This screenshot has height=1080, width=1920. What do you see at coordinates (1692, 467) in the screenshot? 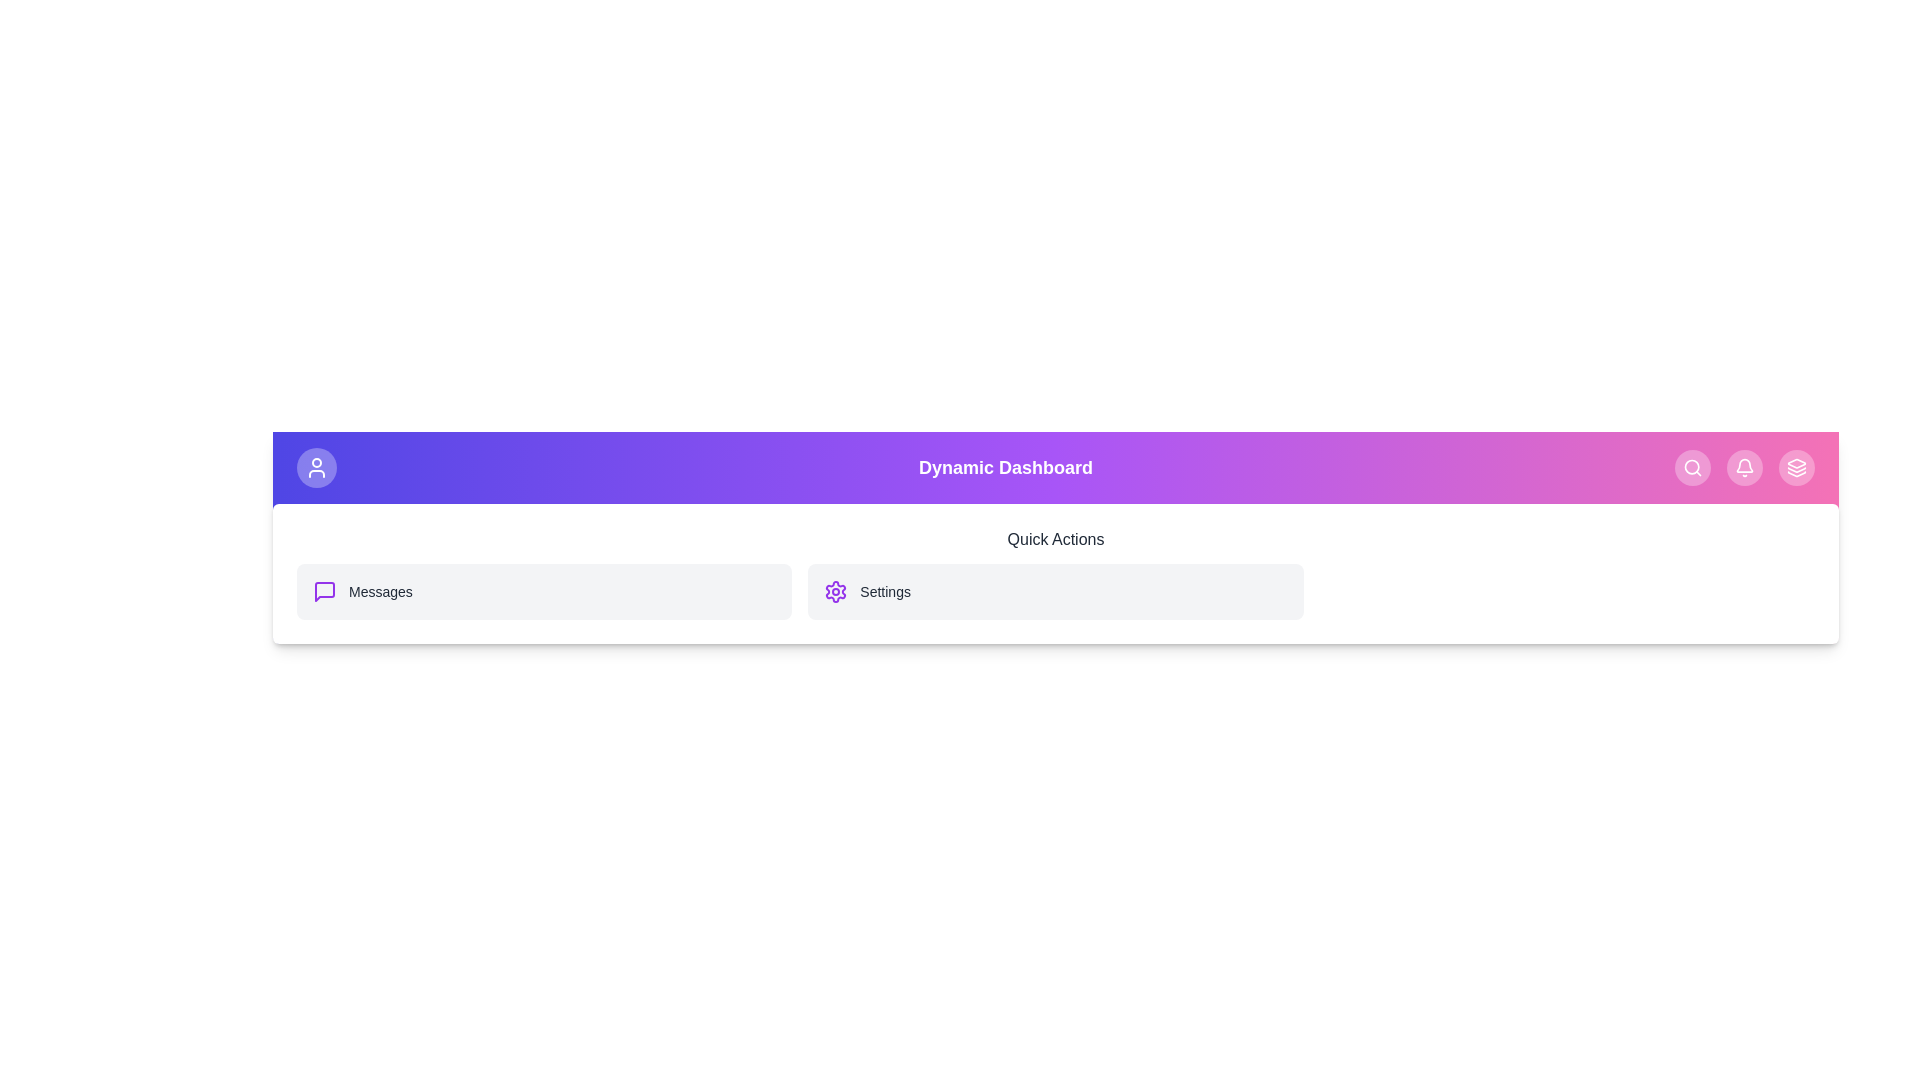
I see `the search icon located in the top right corner of the dashboard` at bounding box center [1692, 467].